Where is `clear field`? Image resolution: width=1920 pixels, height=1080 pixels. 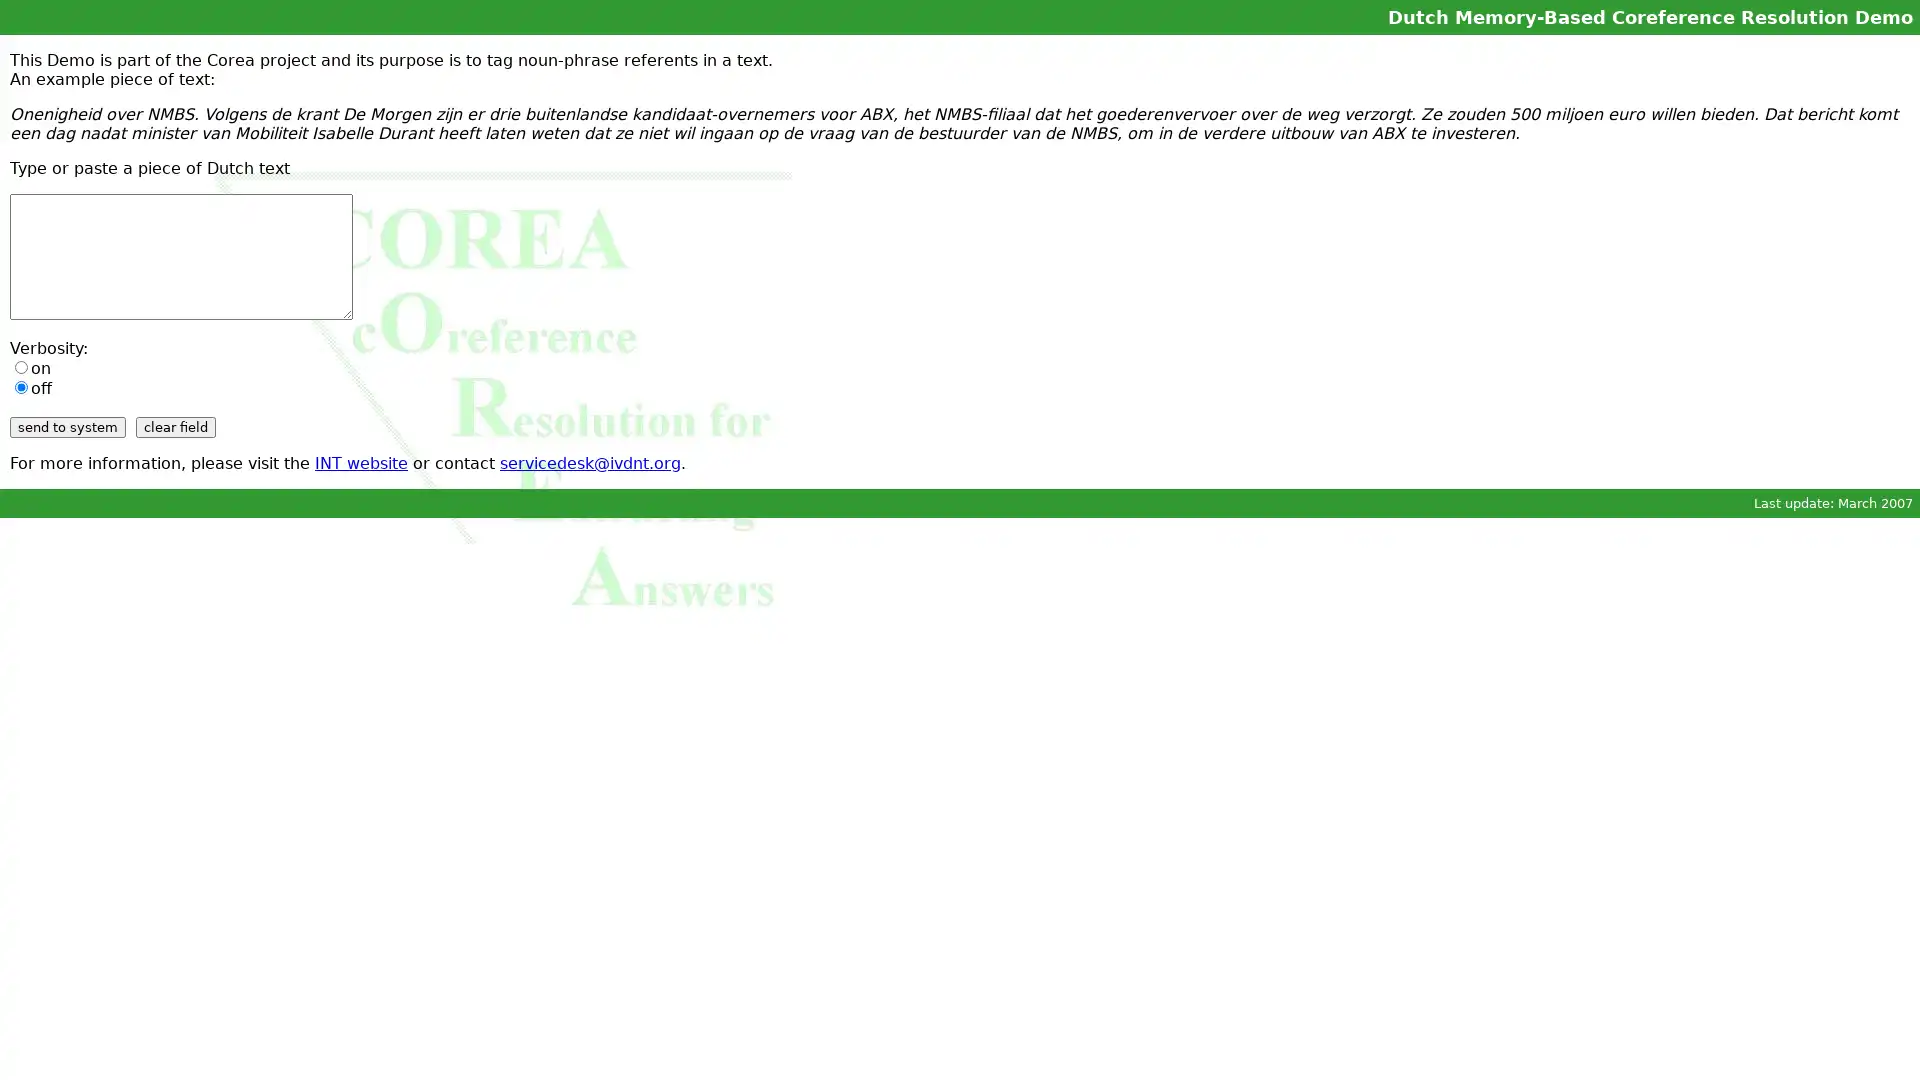 clear field is located at coordinates (176, 426).